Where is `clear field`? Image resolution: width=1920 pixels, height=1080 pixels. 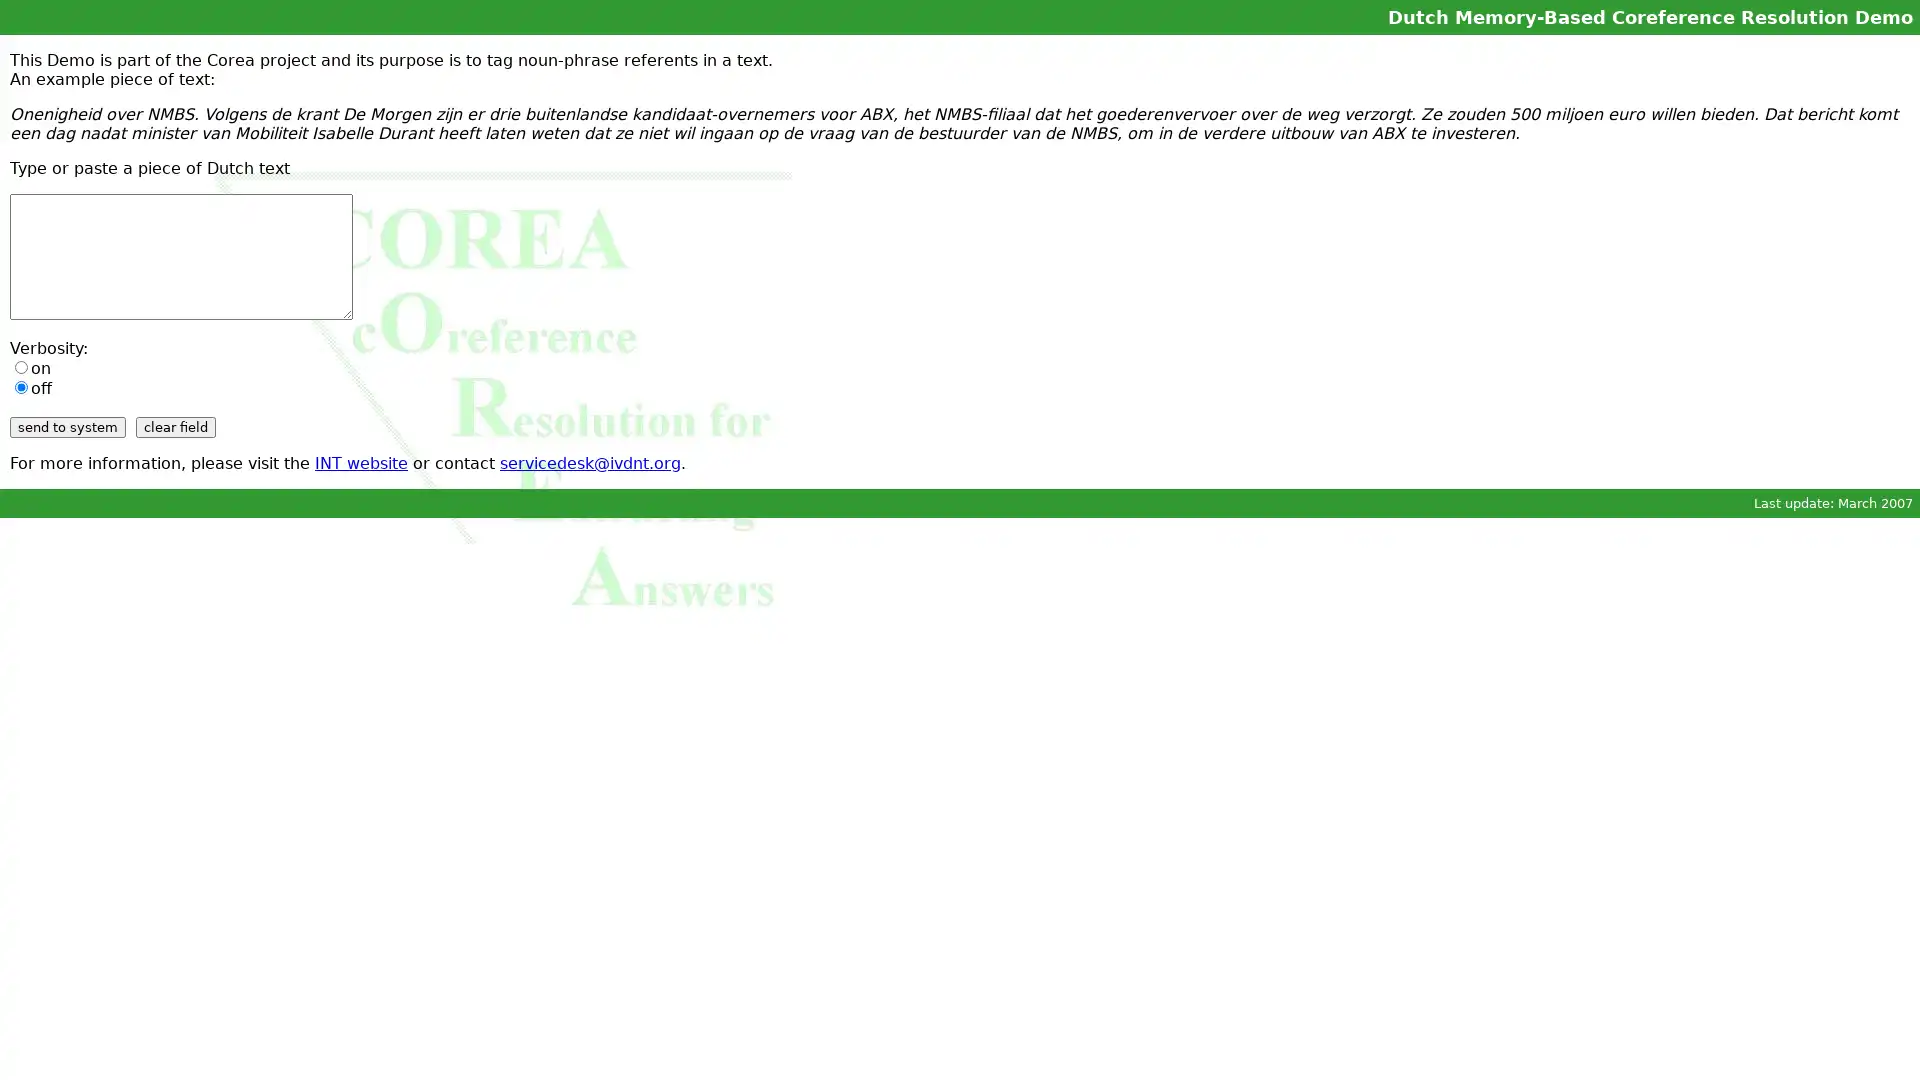 clear field is located at coordinates (176, 426).